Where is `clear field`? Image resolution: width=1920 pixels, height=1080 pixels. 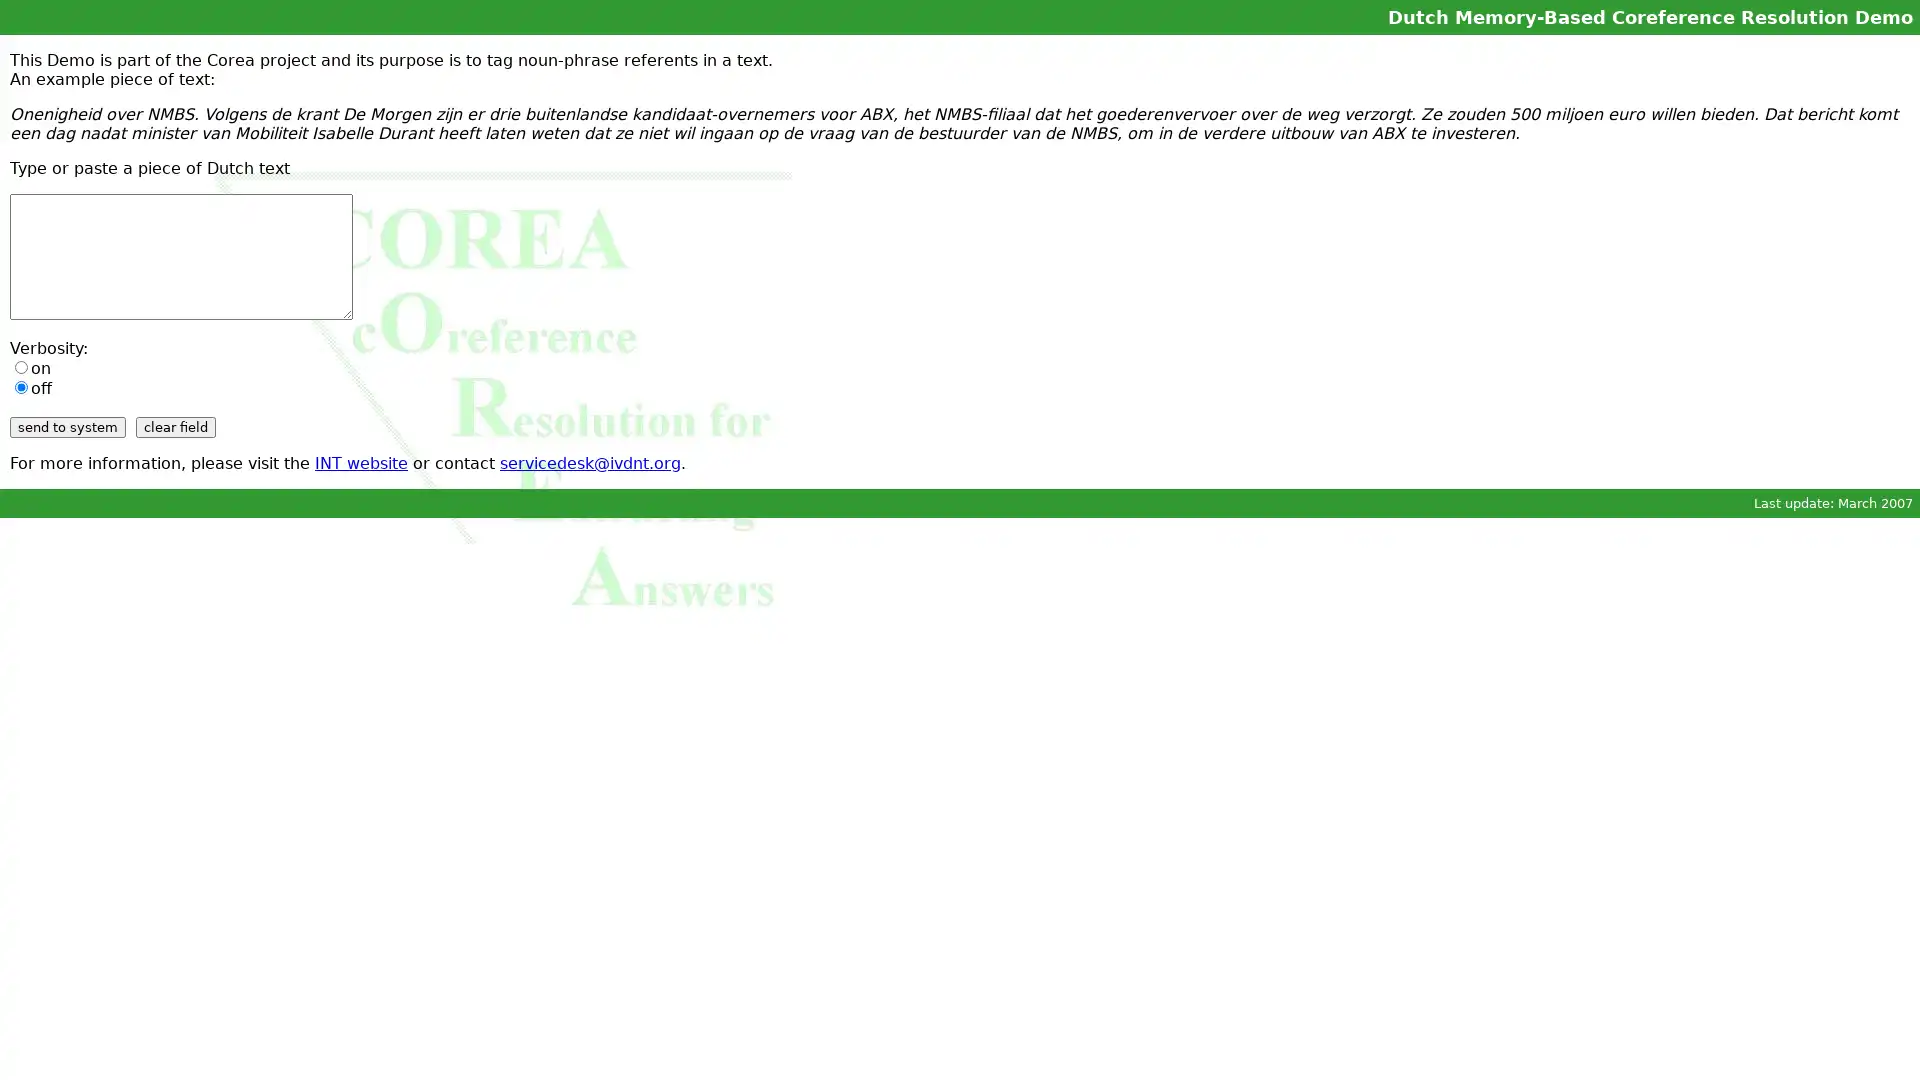 clear field is located at coordinates (176, 426).